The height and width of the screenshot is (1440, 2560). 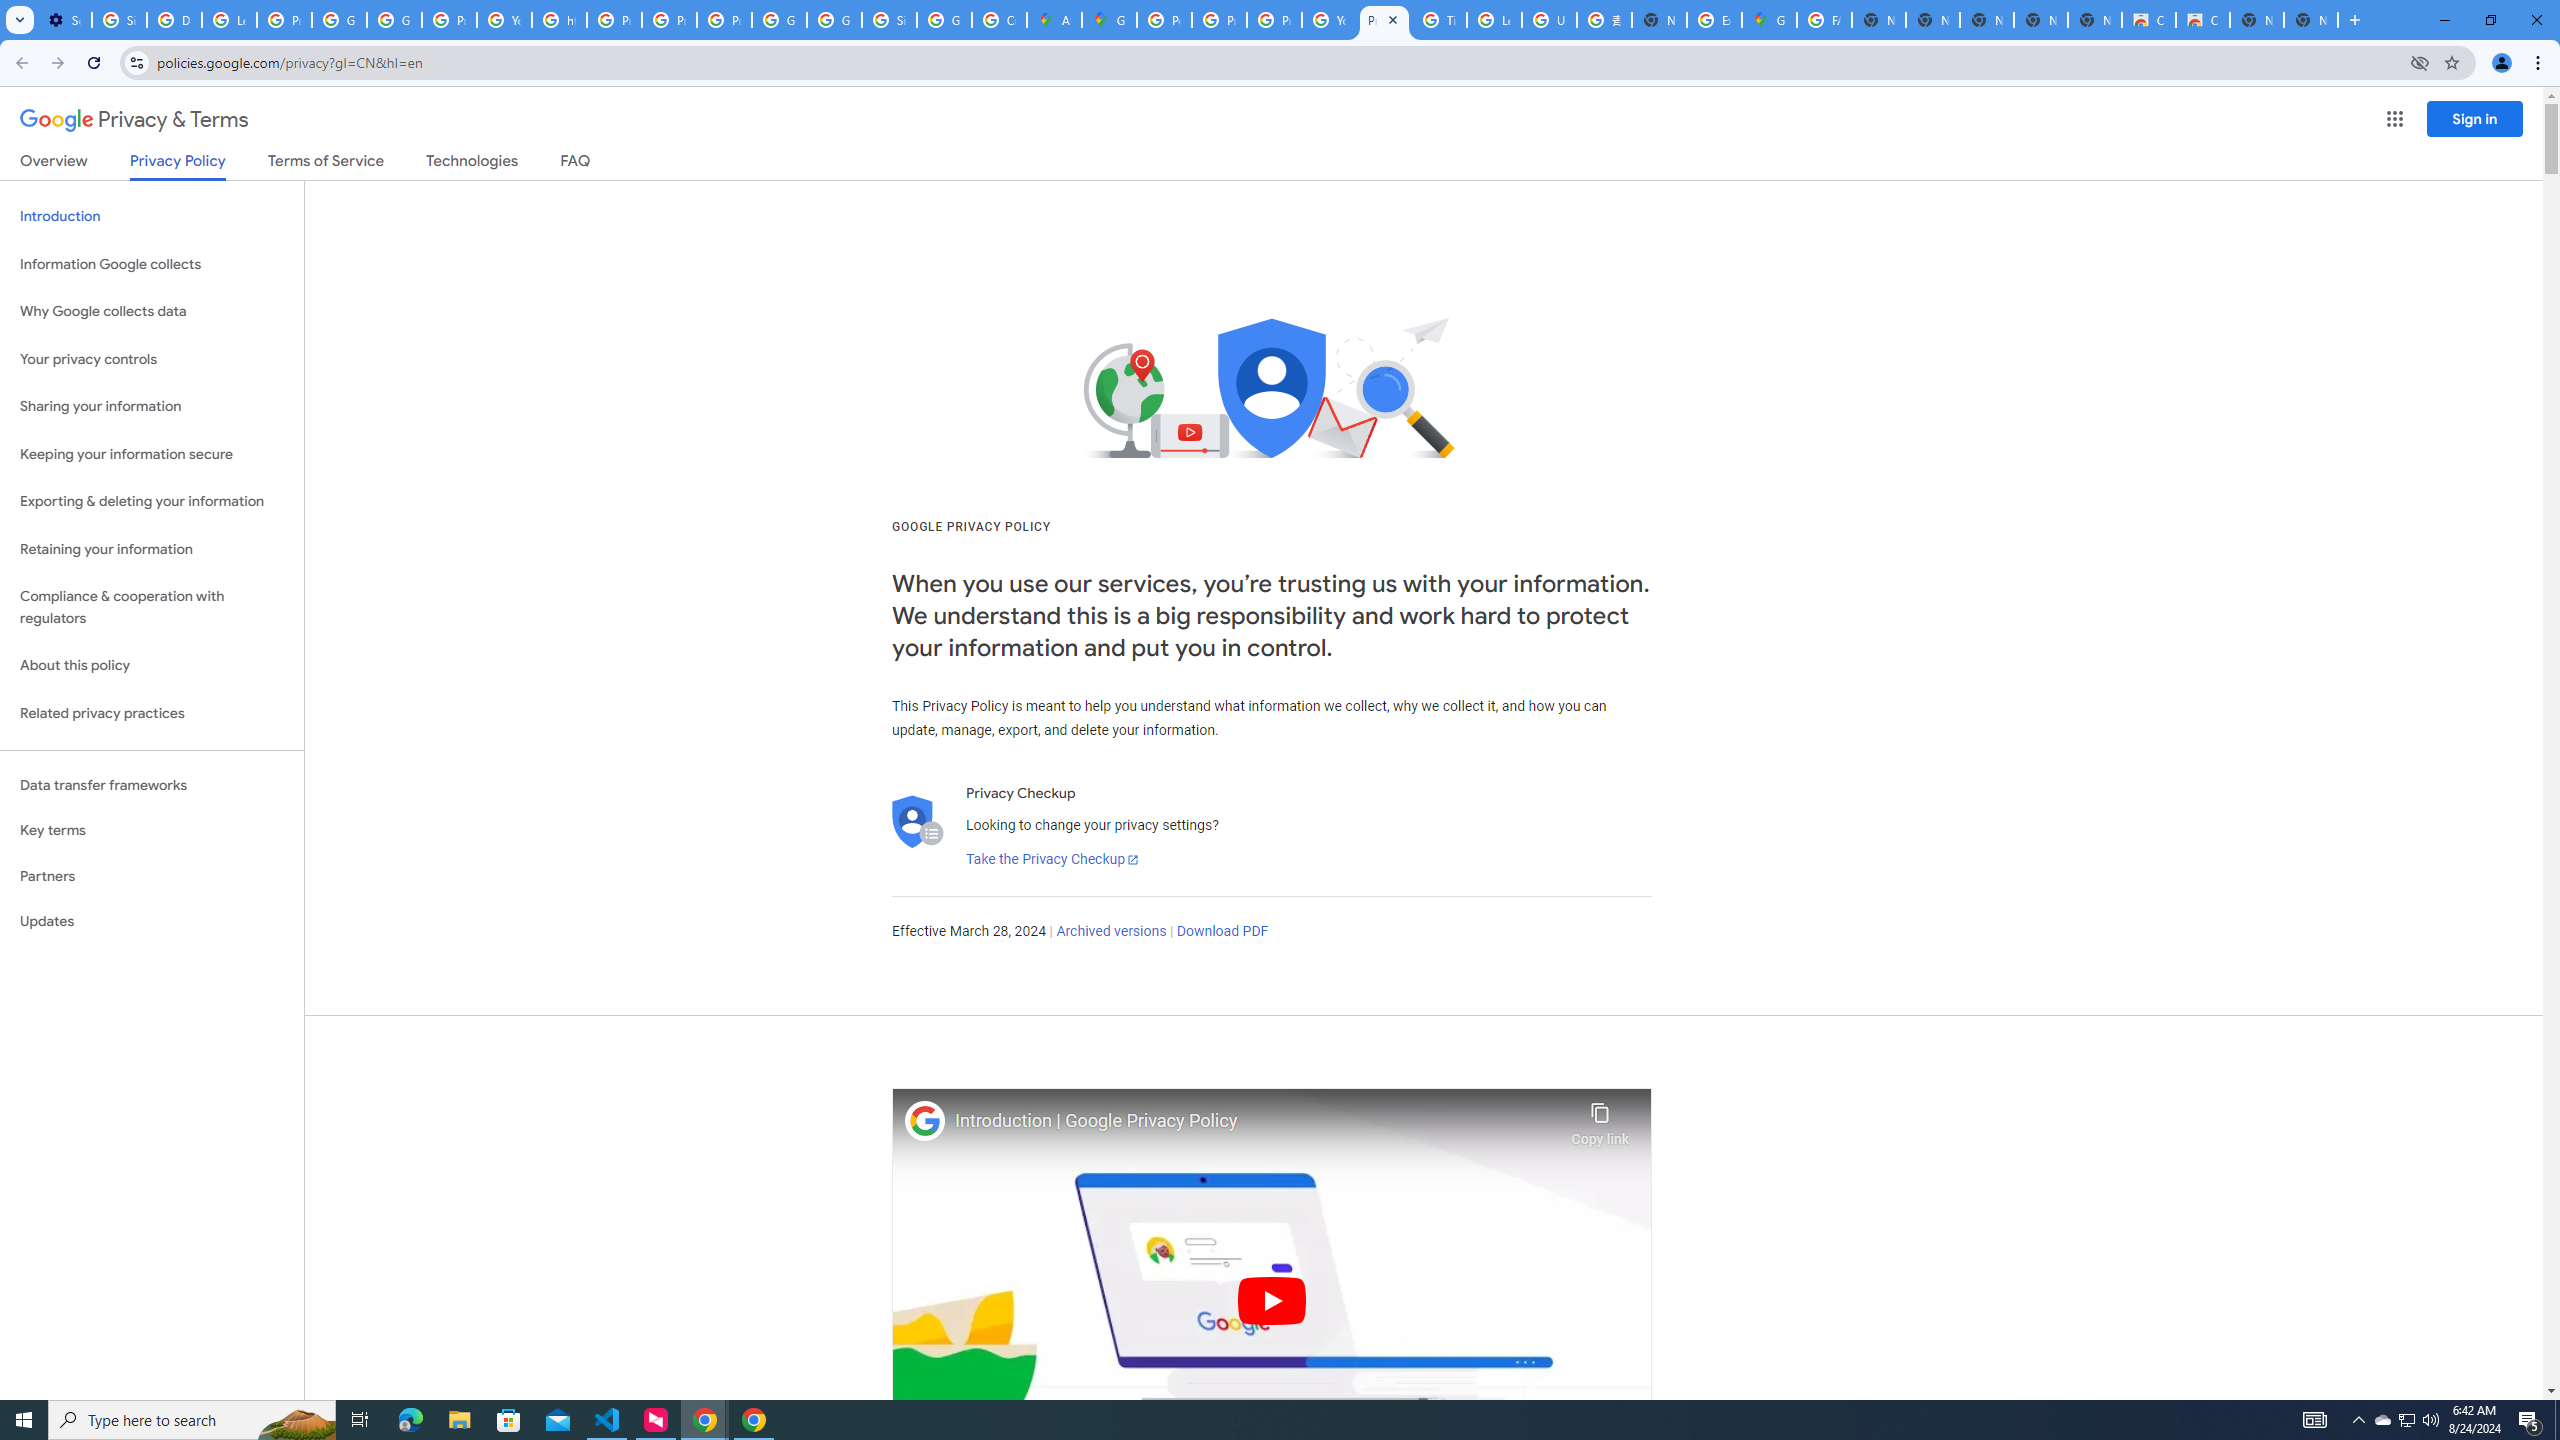 What do you see at coordinates (2311, 19) in the screenshot?
I see `'New Tab'` at bounding box center [2311, 19].